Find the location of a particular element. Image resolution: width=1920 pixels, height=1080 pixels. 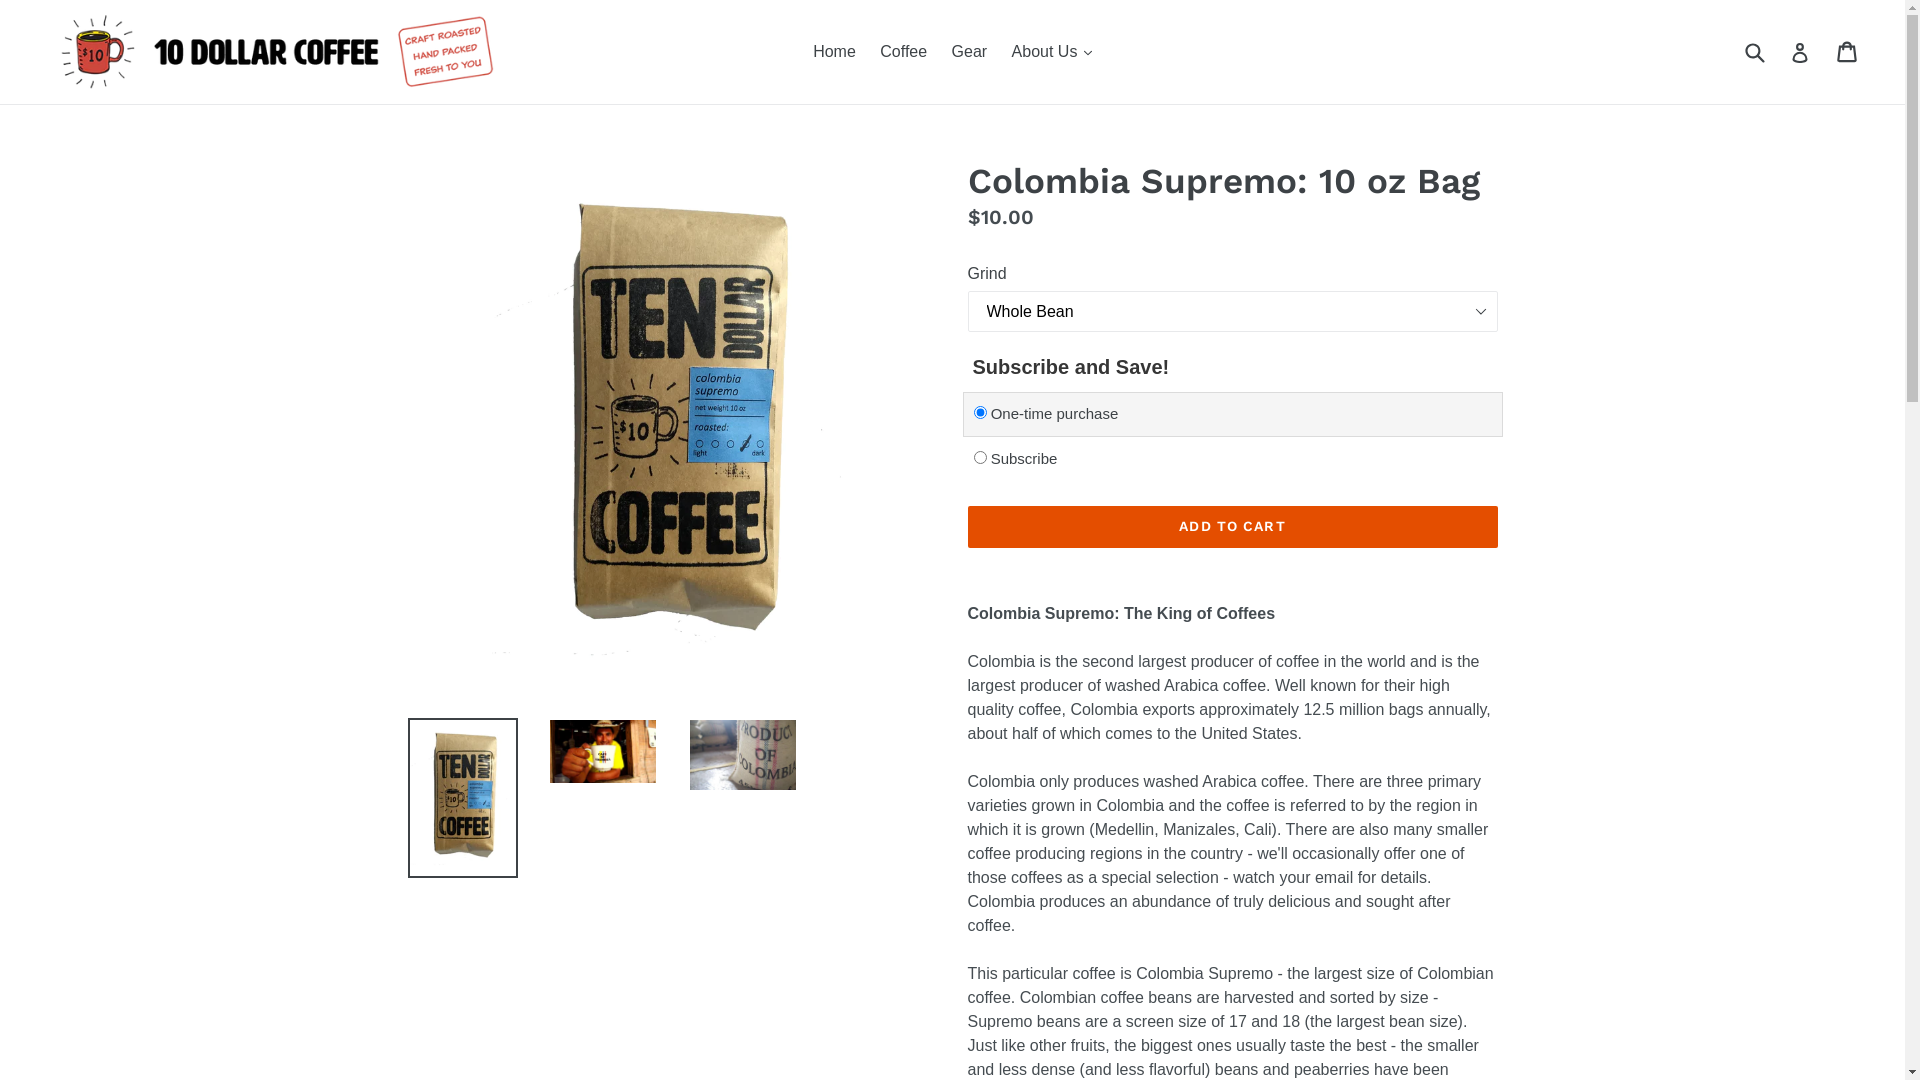

'Cart is located at coordinates (1847, 50).